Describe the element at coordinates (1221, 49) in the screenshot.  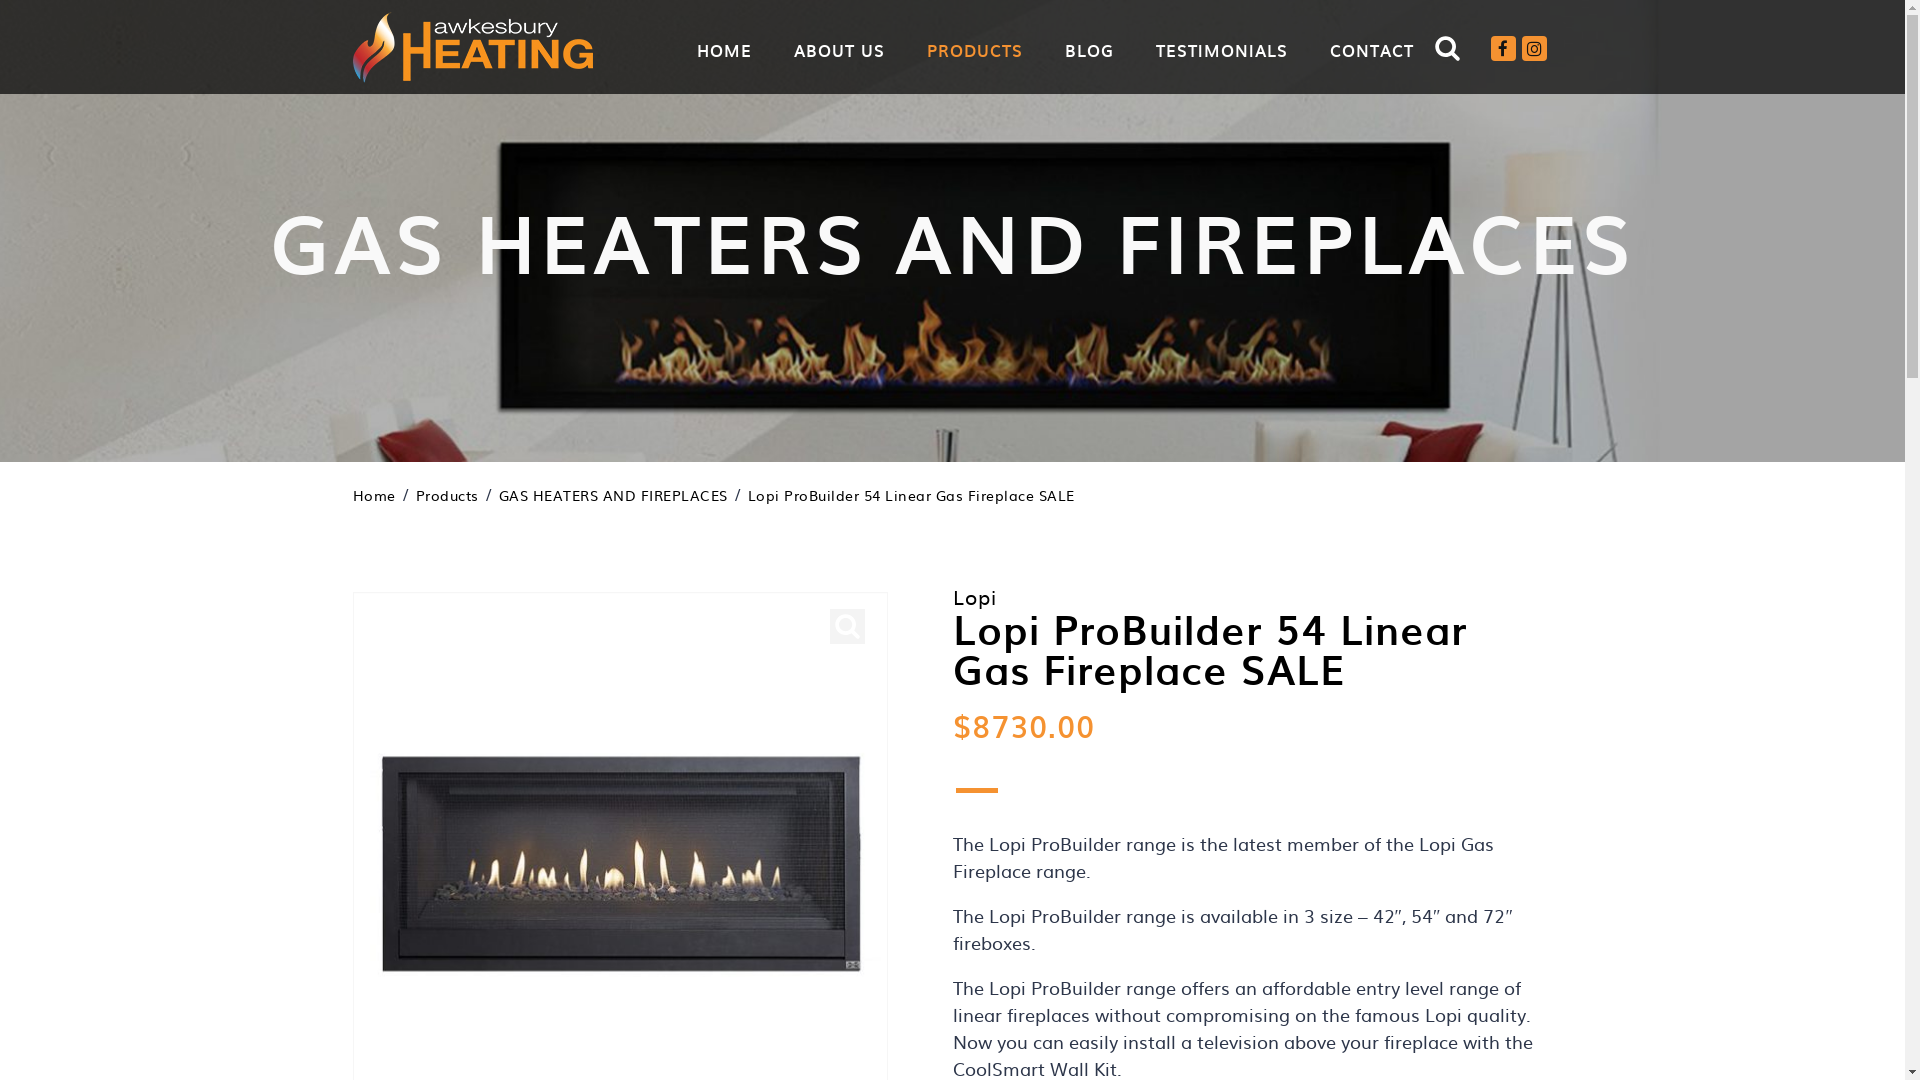
I see `'TESTIMONIALS'` at that location.